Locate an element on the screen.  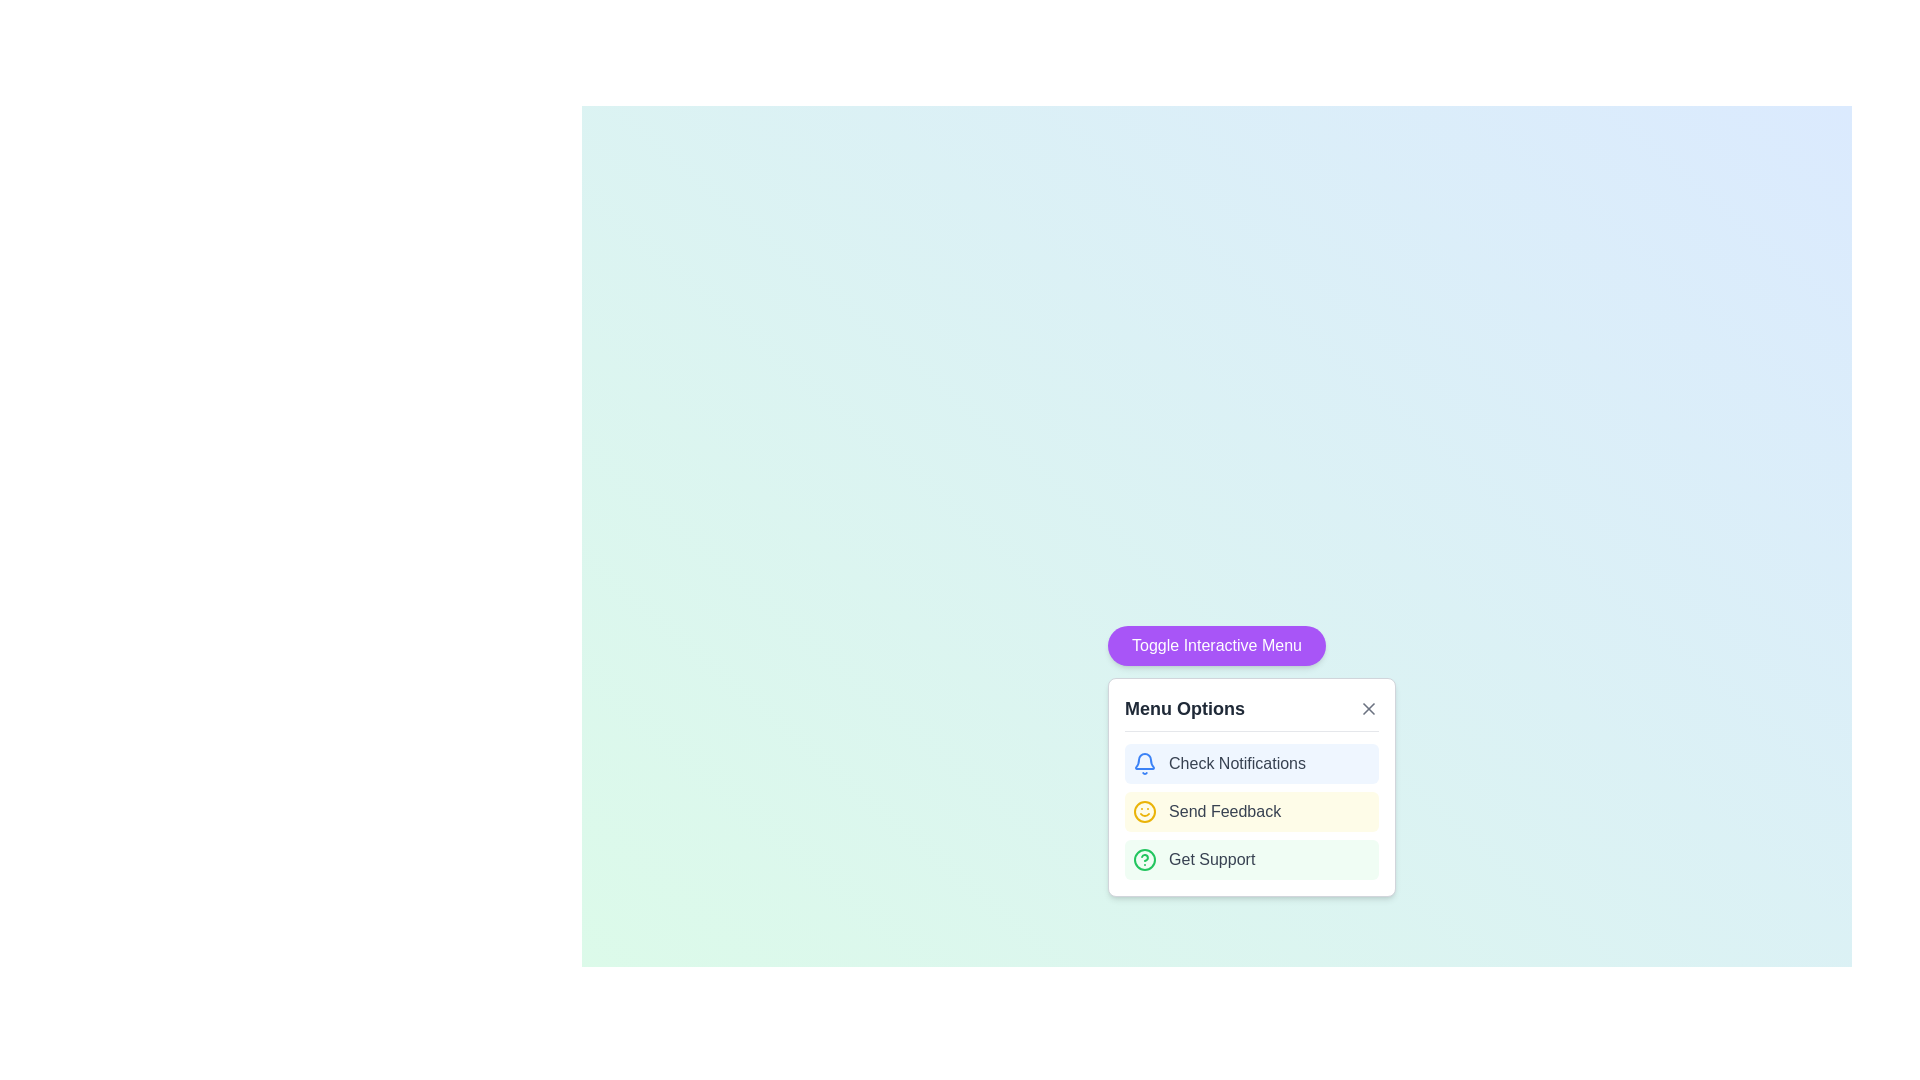
the feedback button located in the dropdown menu titled 'Menu Options', which is the second item below 'Check Notifications' and above 'Get Support' is located at coordinates (1251, 786).